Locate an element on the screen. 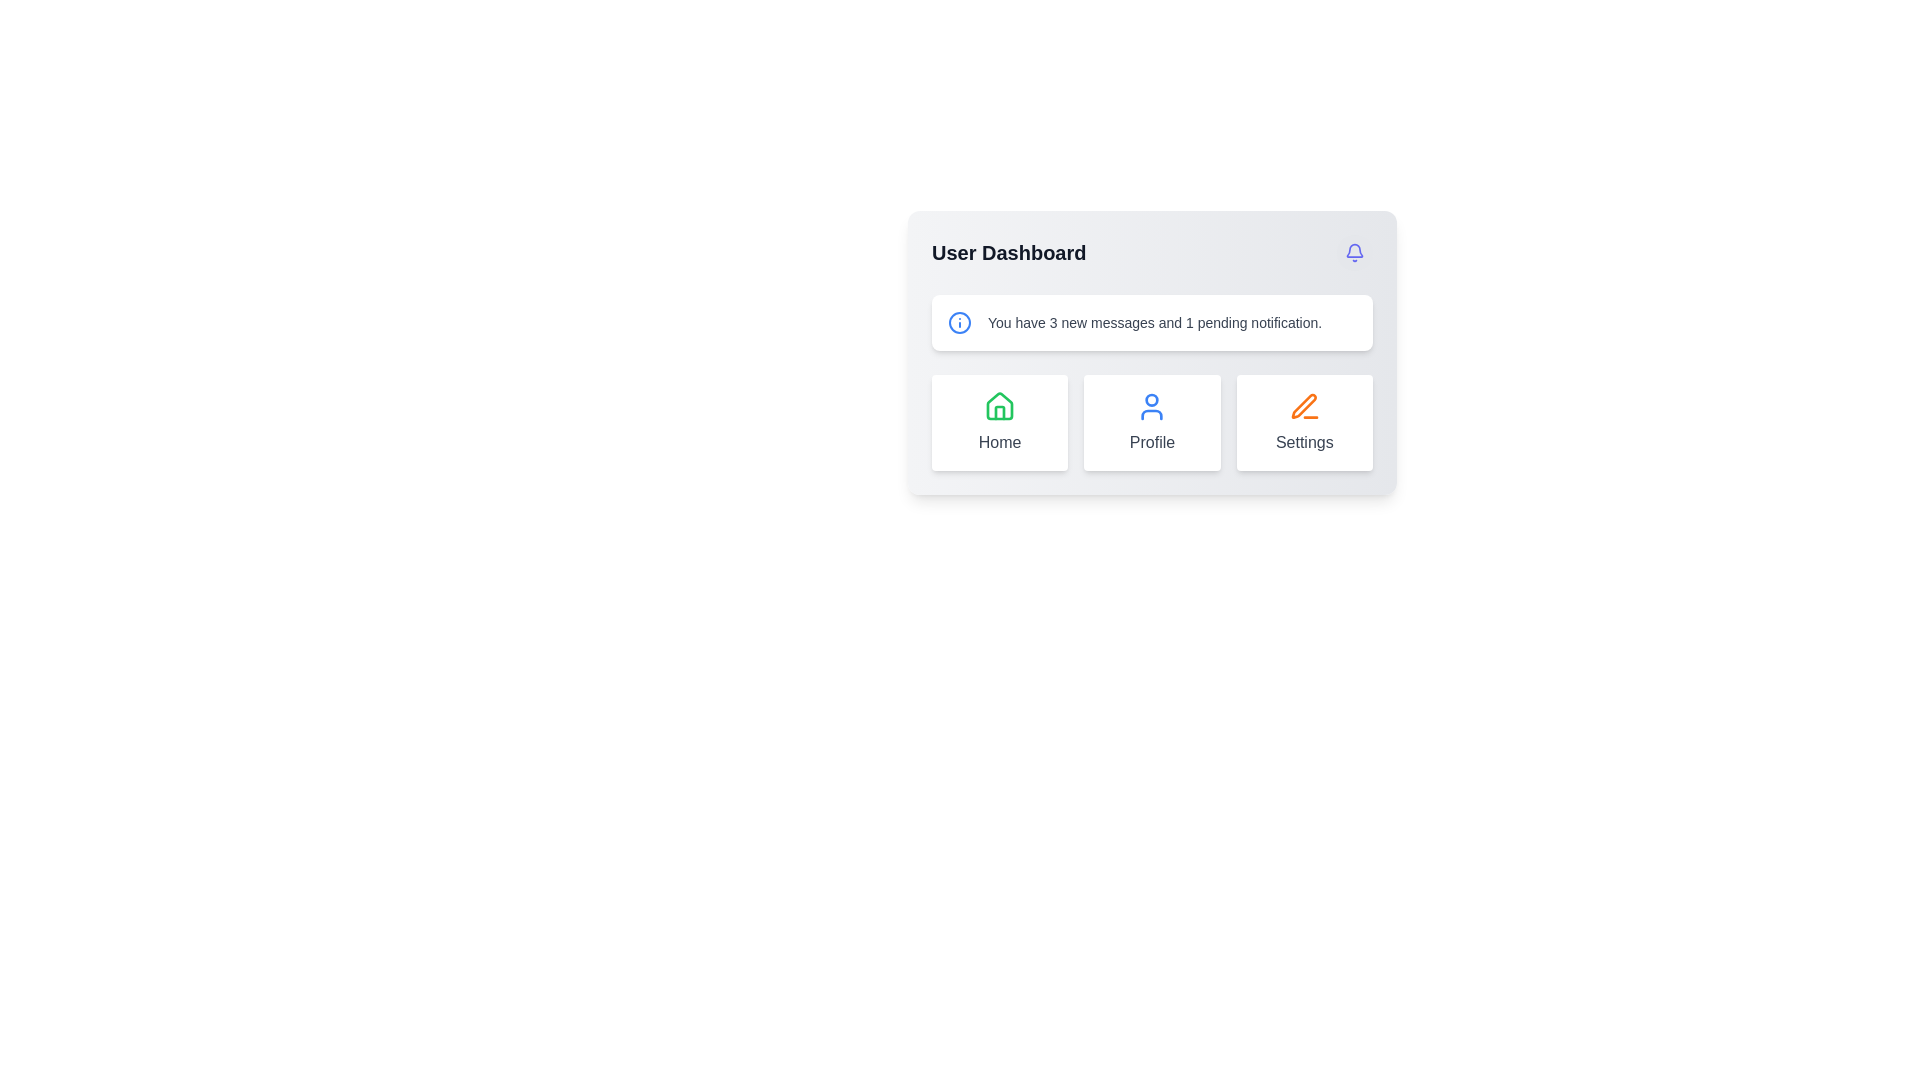 Image resolution: width=1920 pixels, height=1080 pixels. the bold orange pen-like icon located near the settings button in the main interface is located at coordinates (1304, 405).